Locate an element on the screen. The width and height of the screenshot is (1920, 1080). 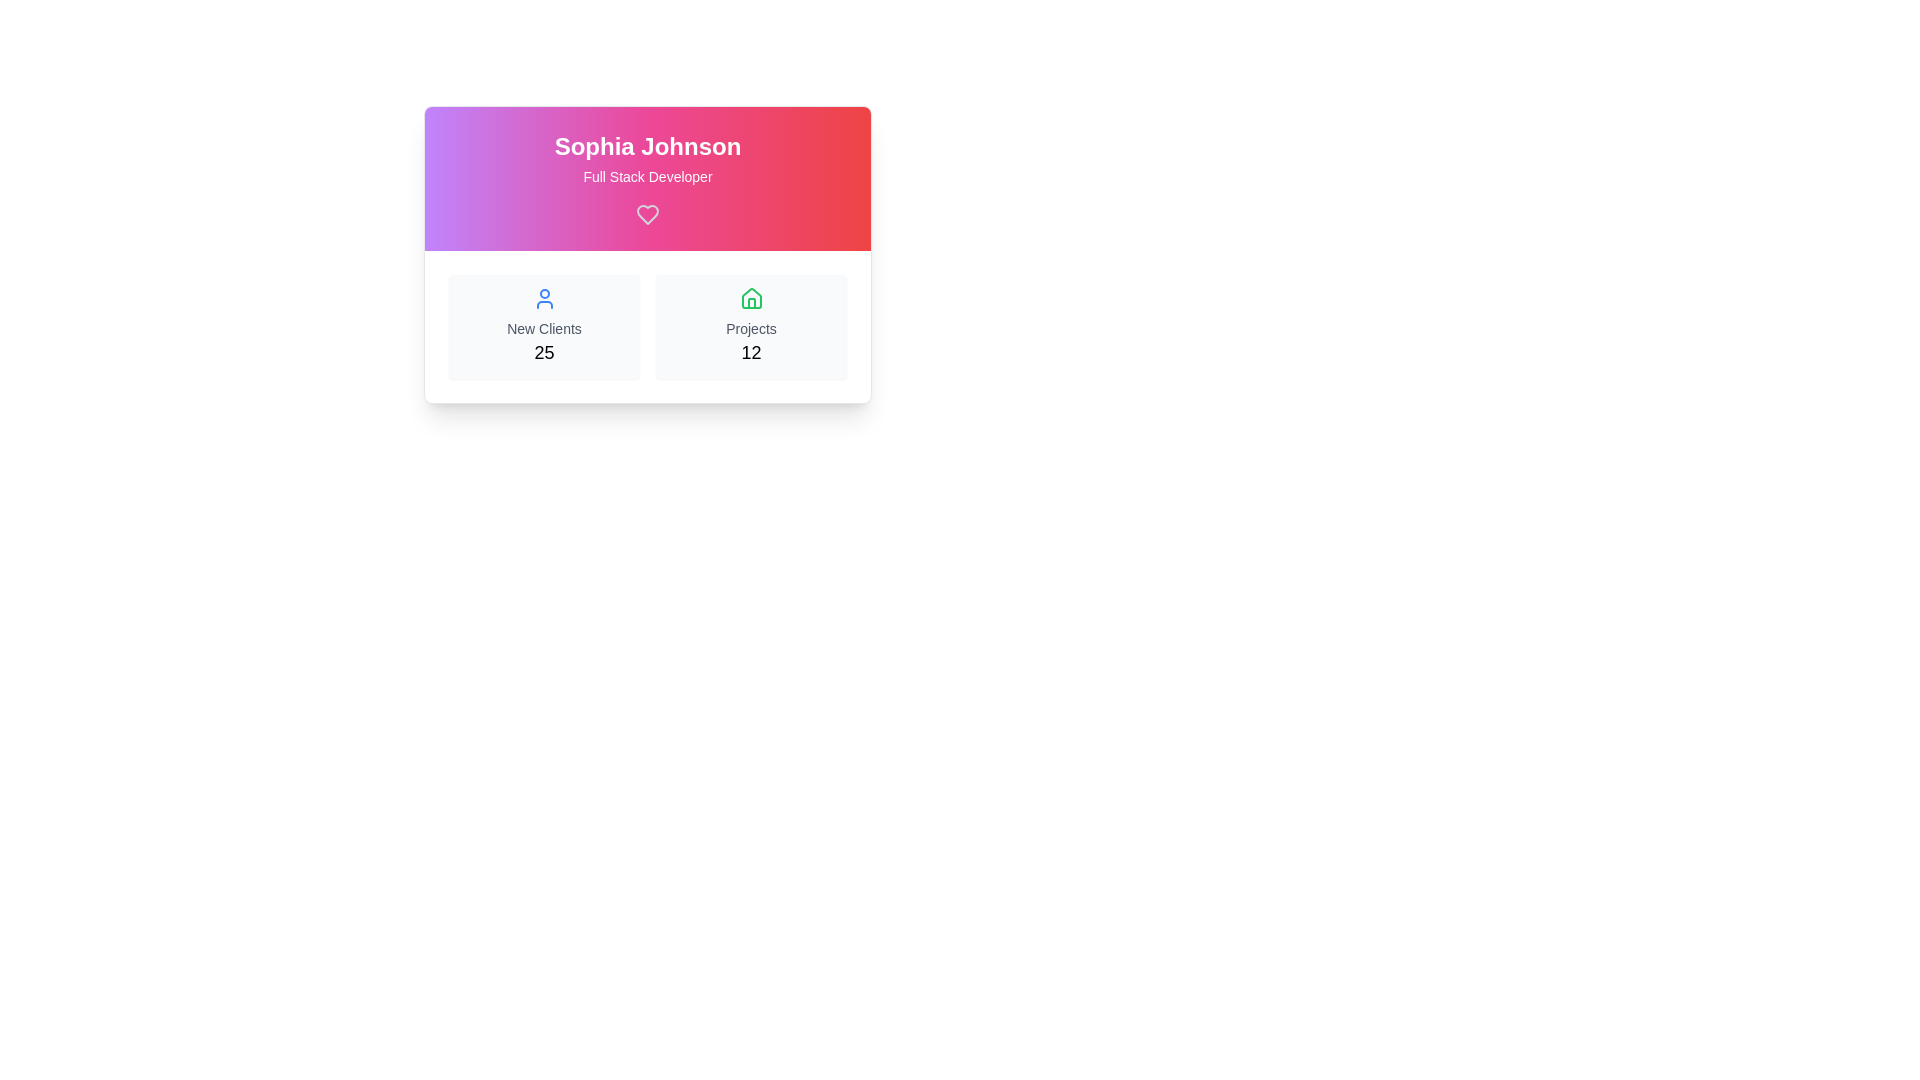
the heart-shaped icon button located at the top-center of the profile card is located at coordinates (648, 215).